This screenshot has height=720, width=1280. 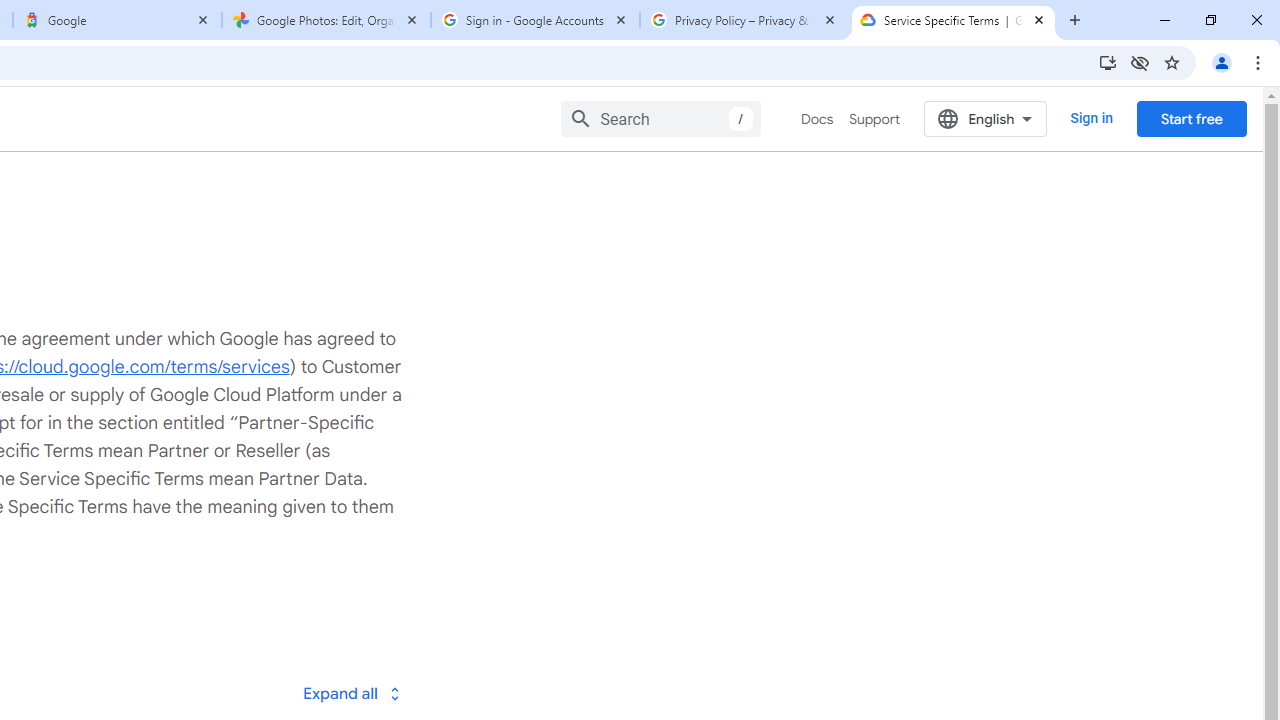 What do you see at coordinates (1106, 61) in the screenshot?
I see `'Install Google Cloud'` at bounding box center [1106, 61].